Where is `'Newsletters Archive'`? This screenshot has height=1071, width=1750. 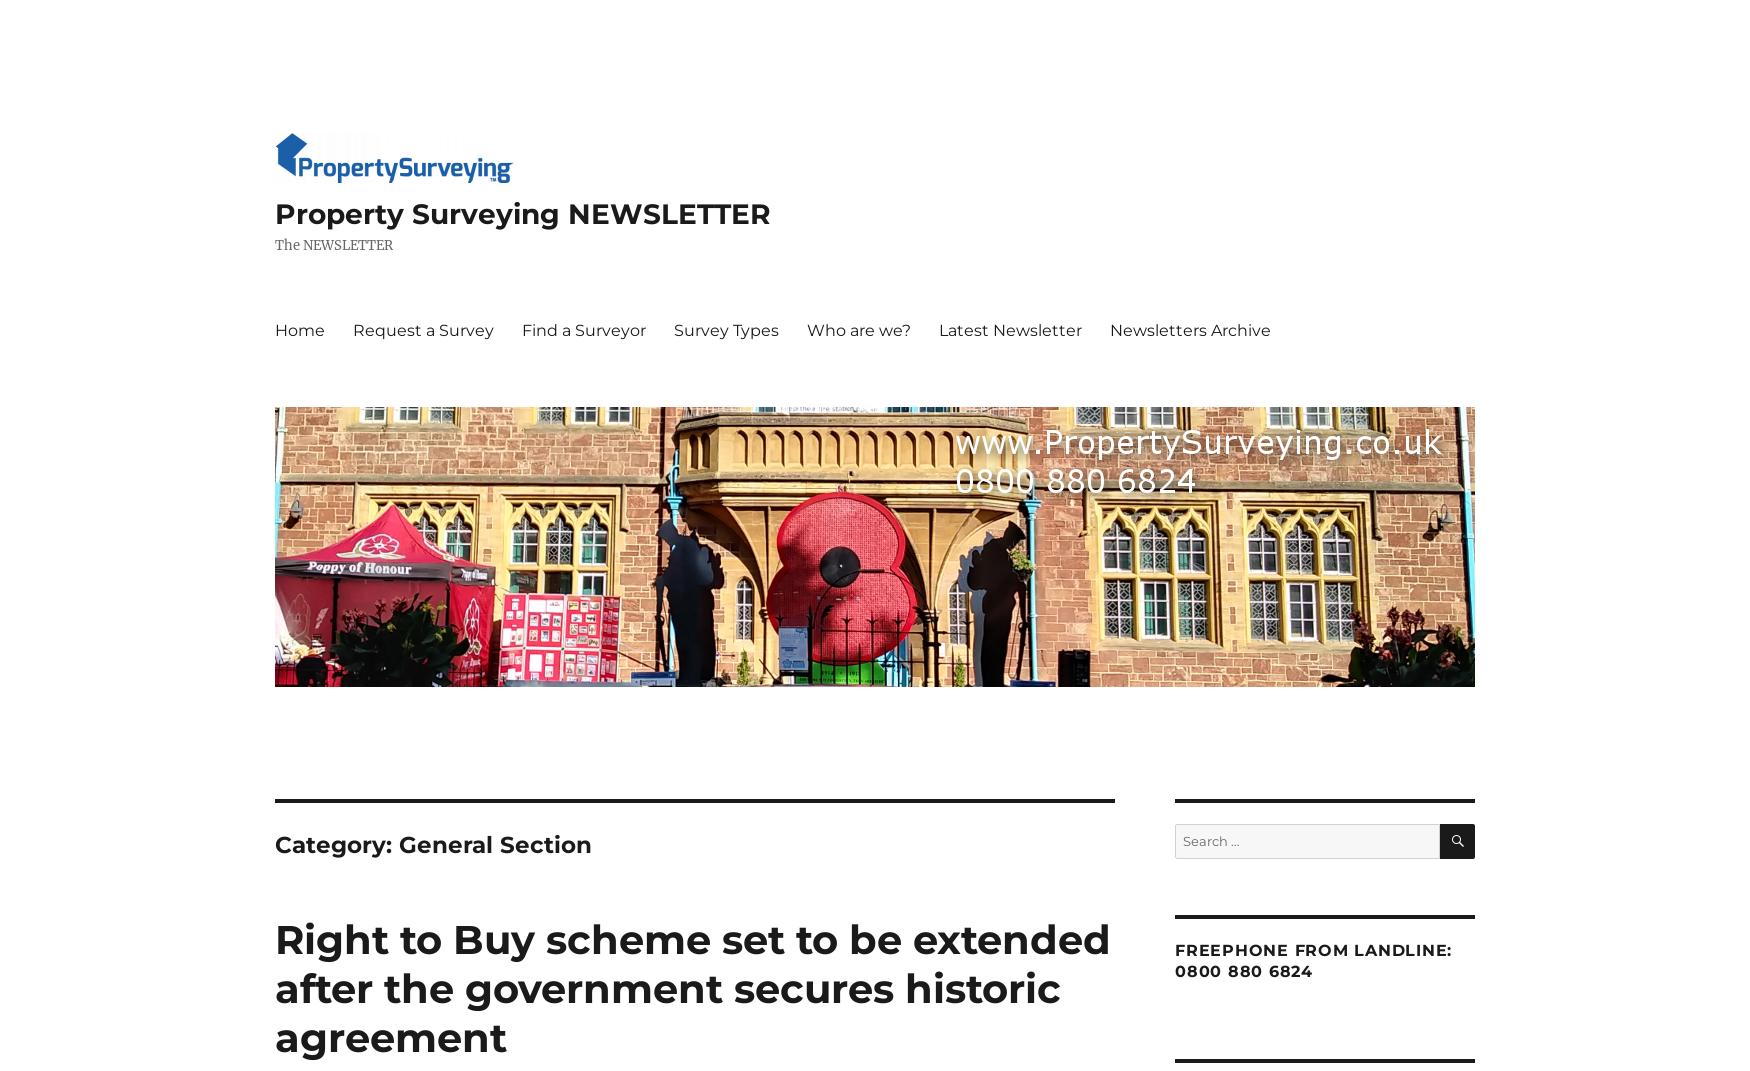
'Newsletters Archive' is located at coordinates (1190, 328).